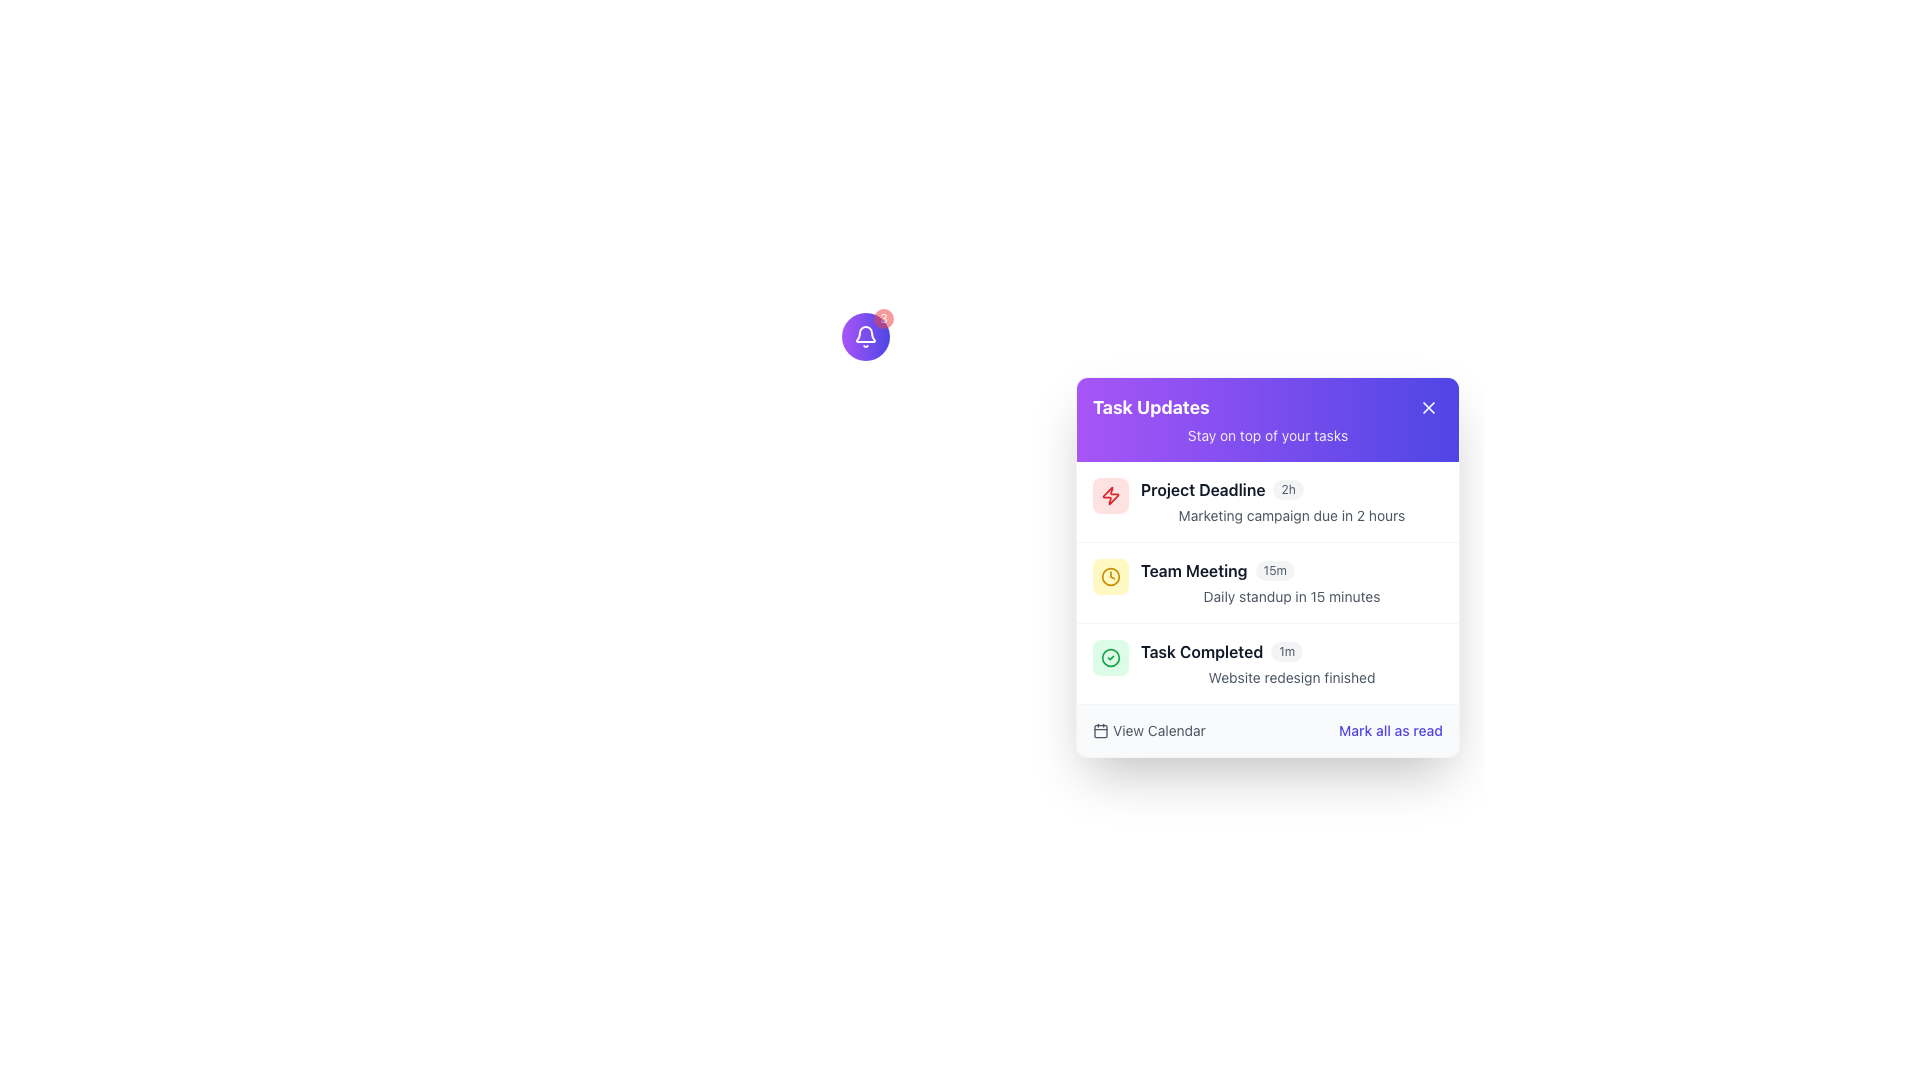 The image size is (1920, 1080). What do you see at coordinates (1428, 407) in the screenshot?
I see `the close button located in the top-right corner of the 'Task Updates' purple header section` at bounding box center [1428, 407].